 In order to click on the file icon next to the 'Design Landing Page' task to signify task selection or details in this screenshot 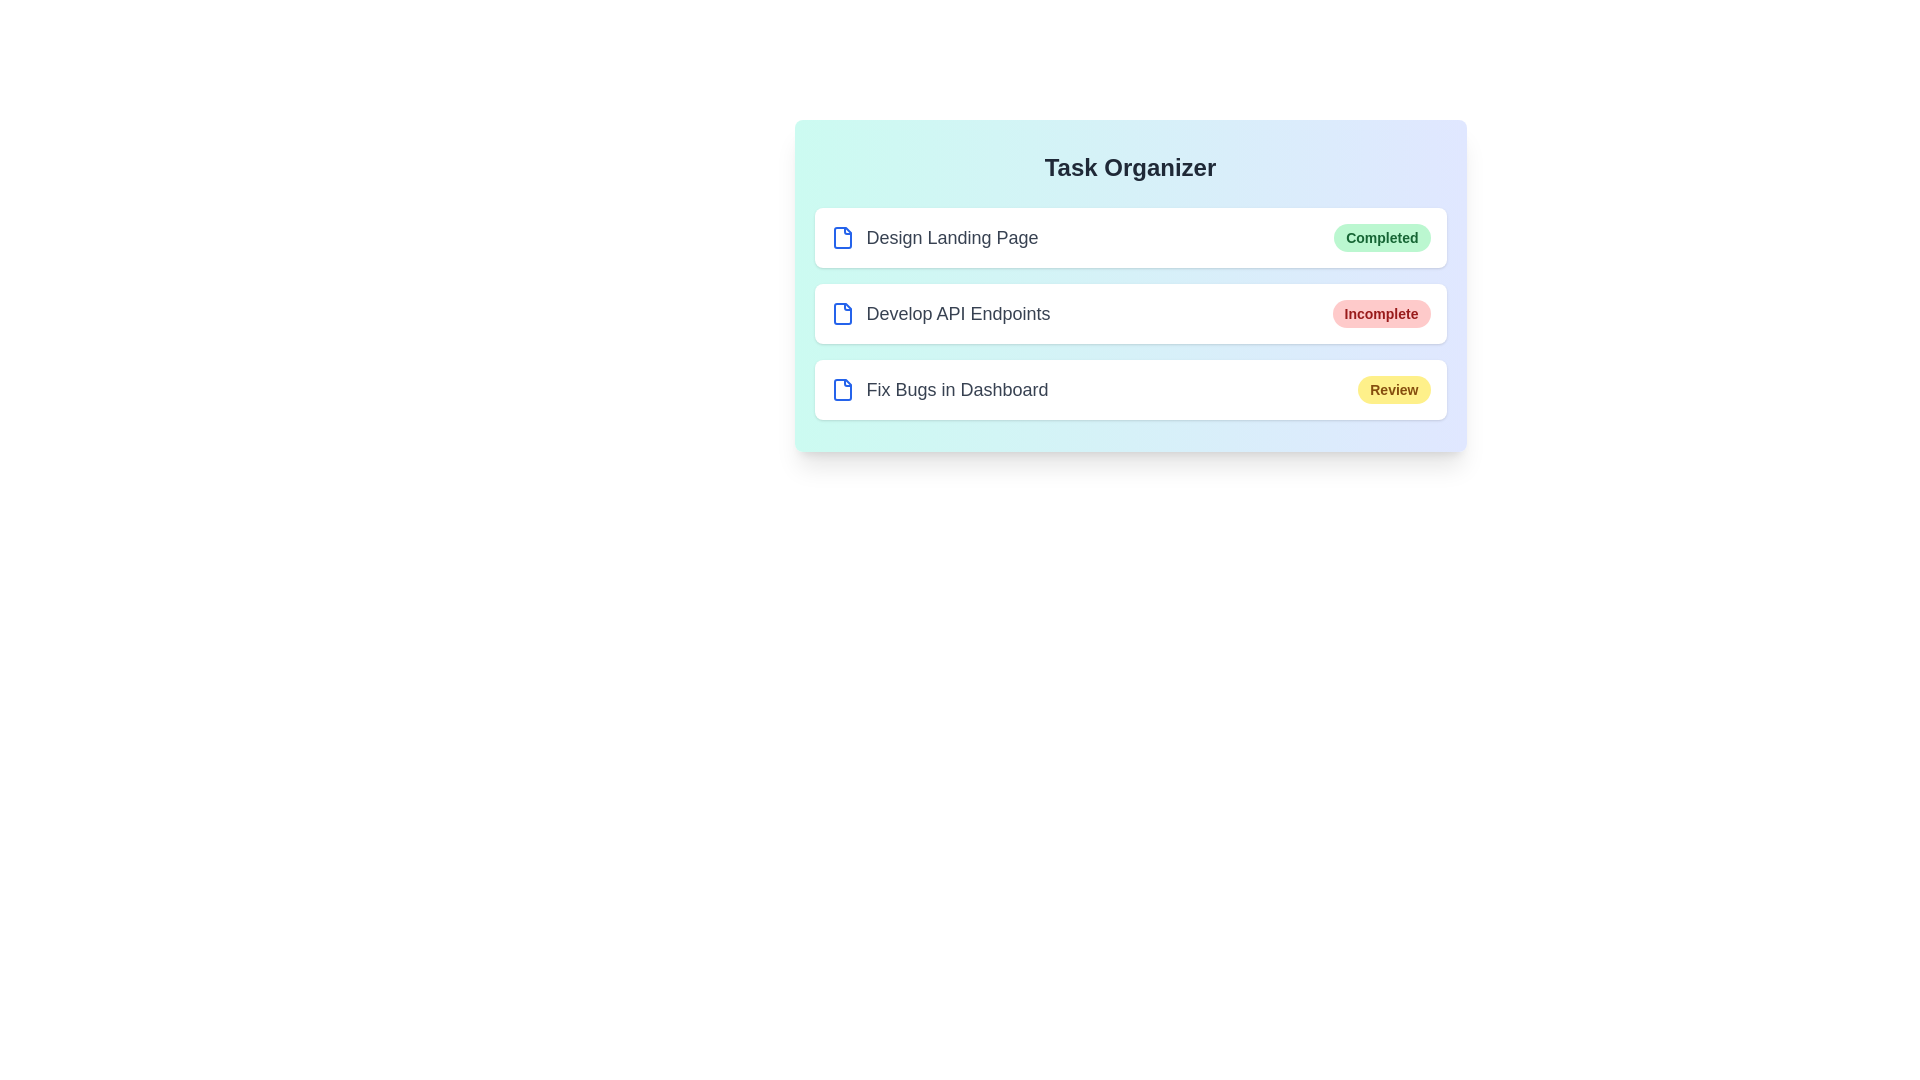, I will do `click(842, 237)`.